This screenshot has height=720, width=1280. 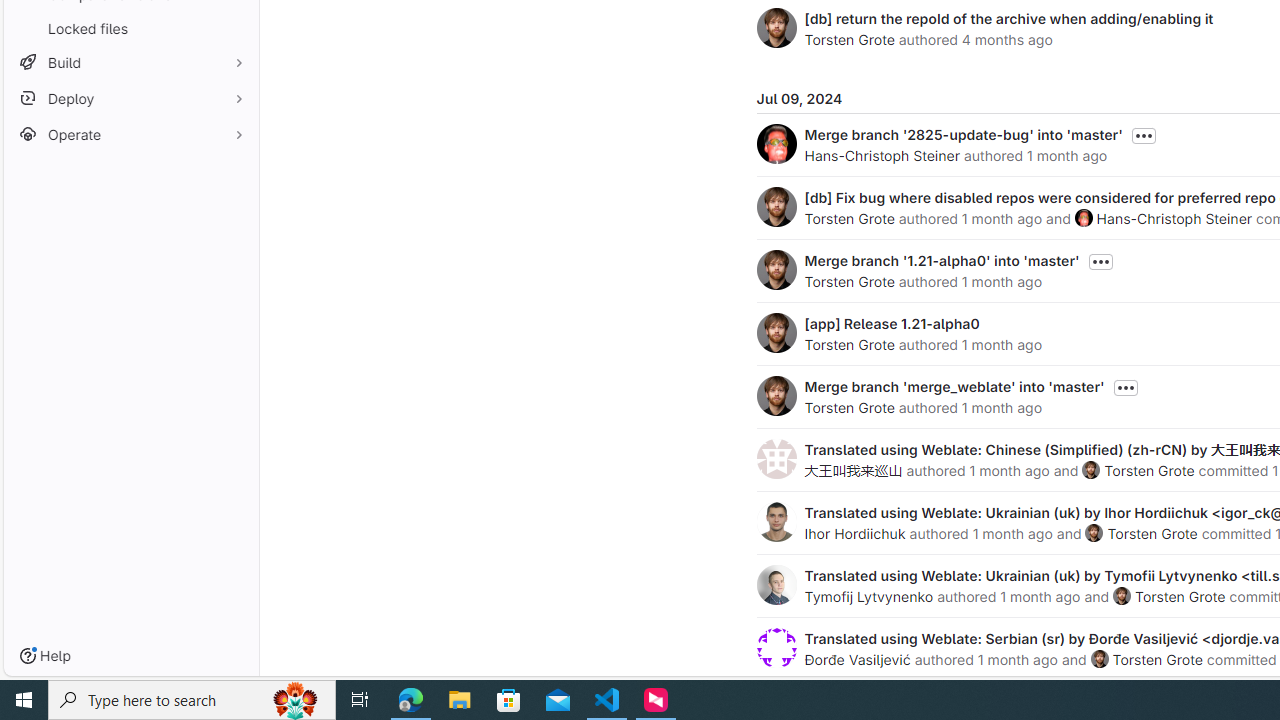 I want to click on 'Task View', so click(x=359, y=698).